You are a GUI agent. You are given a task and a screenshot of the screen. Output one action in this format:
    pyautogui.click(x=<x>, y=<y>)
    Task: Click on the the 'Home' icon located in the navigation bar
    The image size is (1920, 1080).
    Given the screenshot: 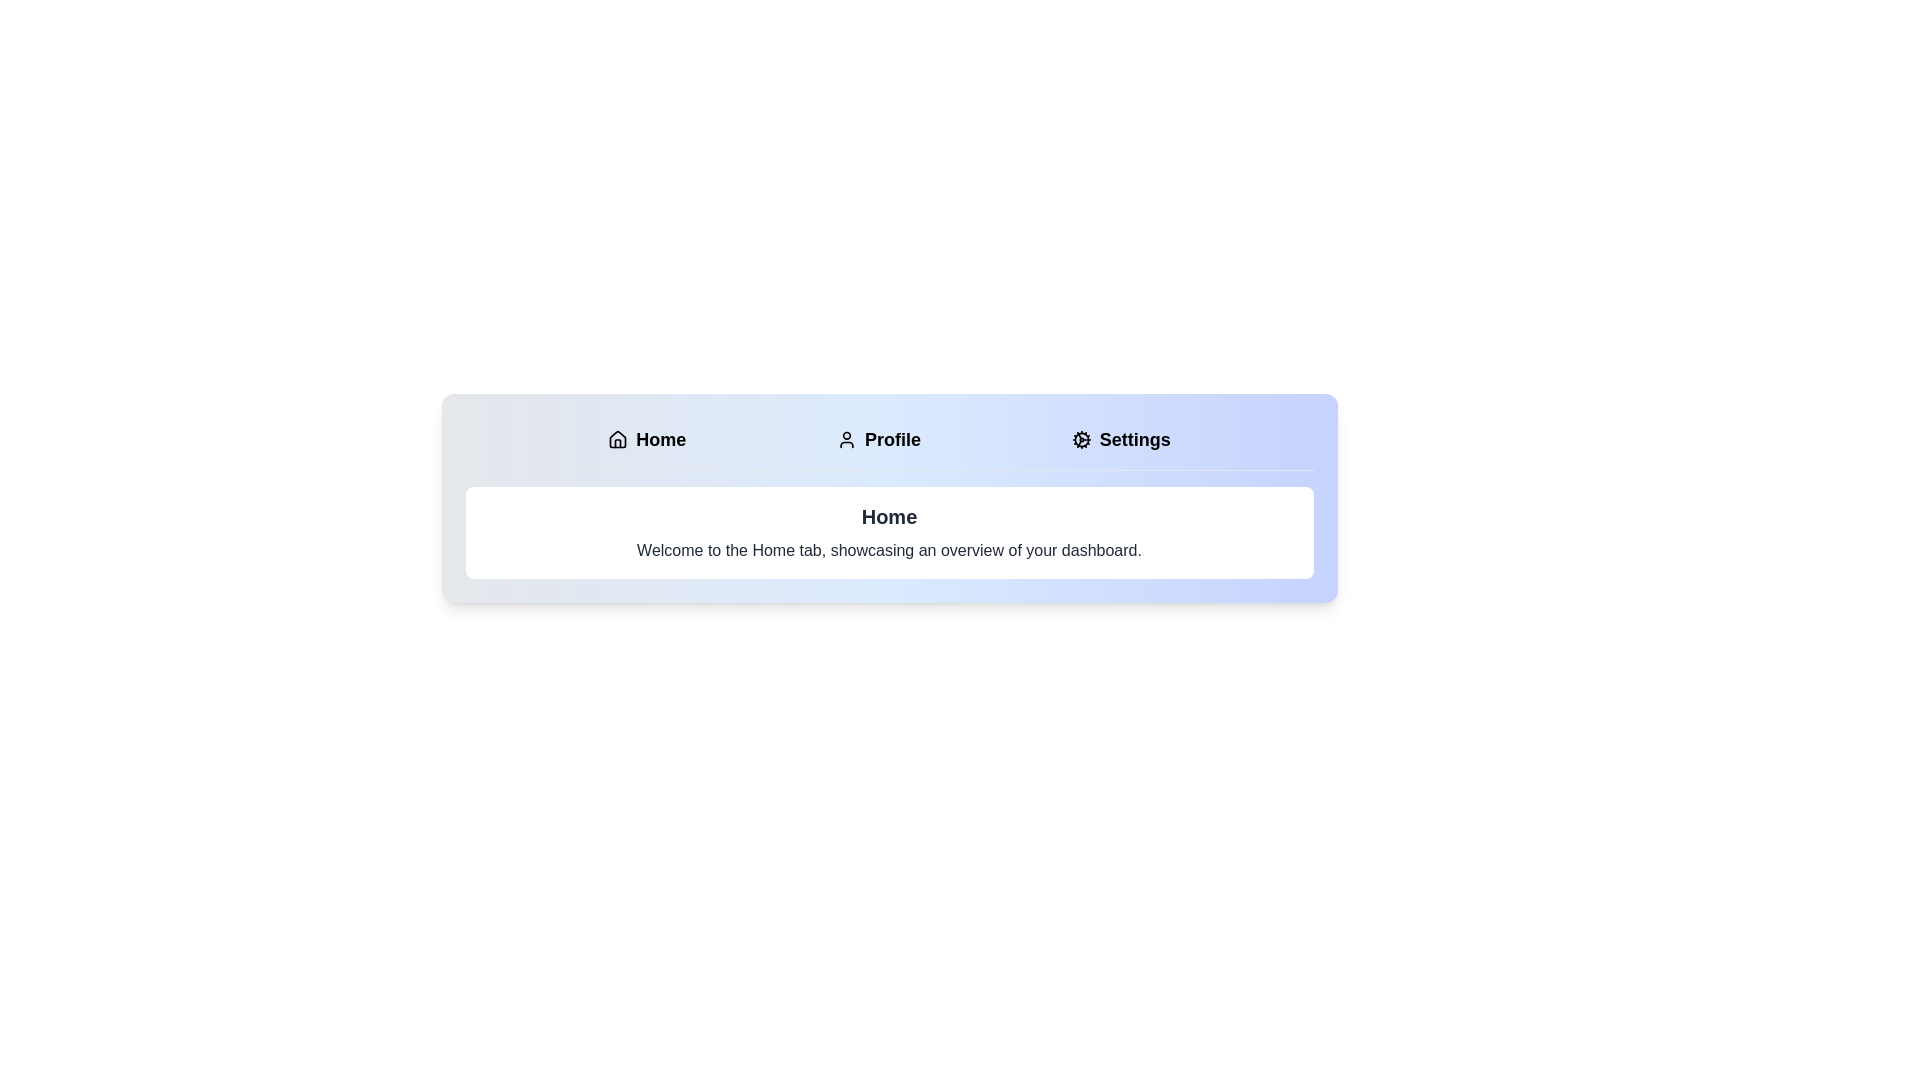 What is the action you would take?
    pyautogui.click(x=617, y=438)
    